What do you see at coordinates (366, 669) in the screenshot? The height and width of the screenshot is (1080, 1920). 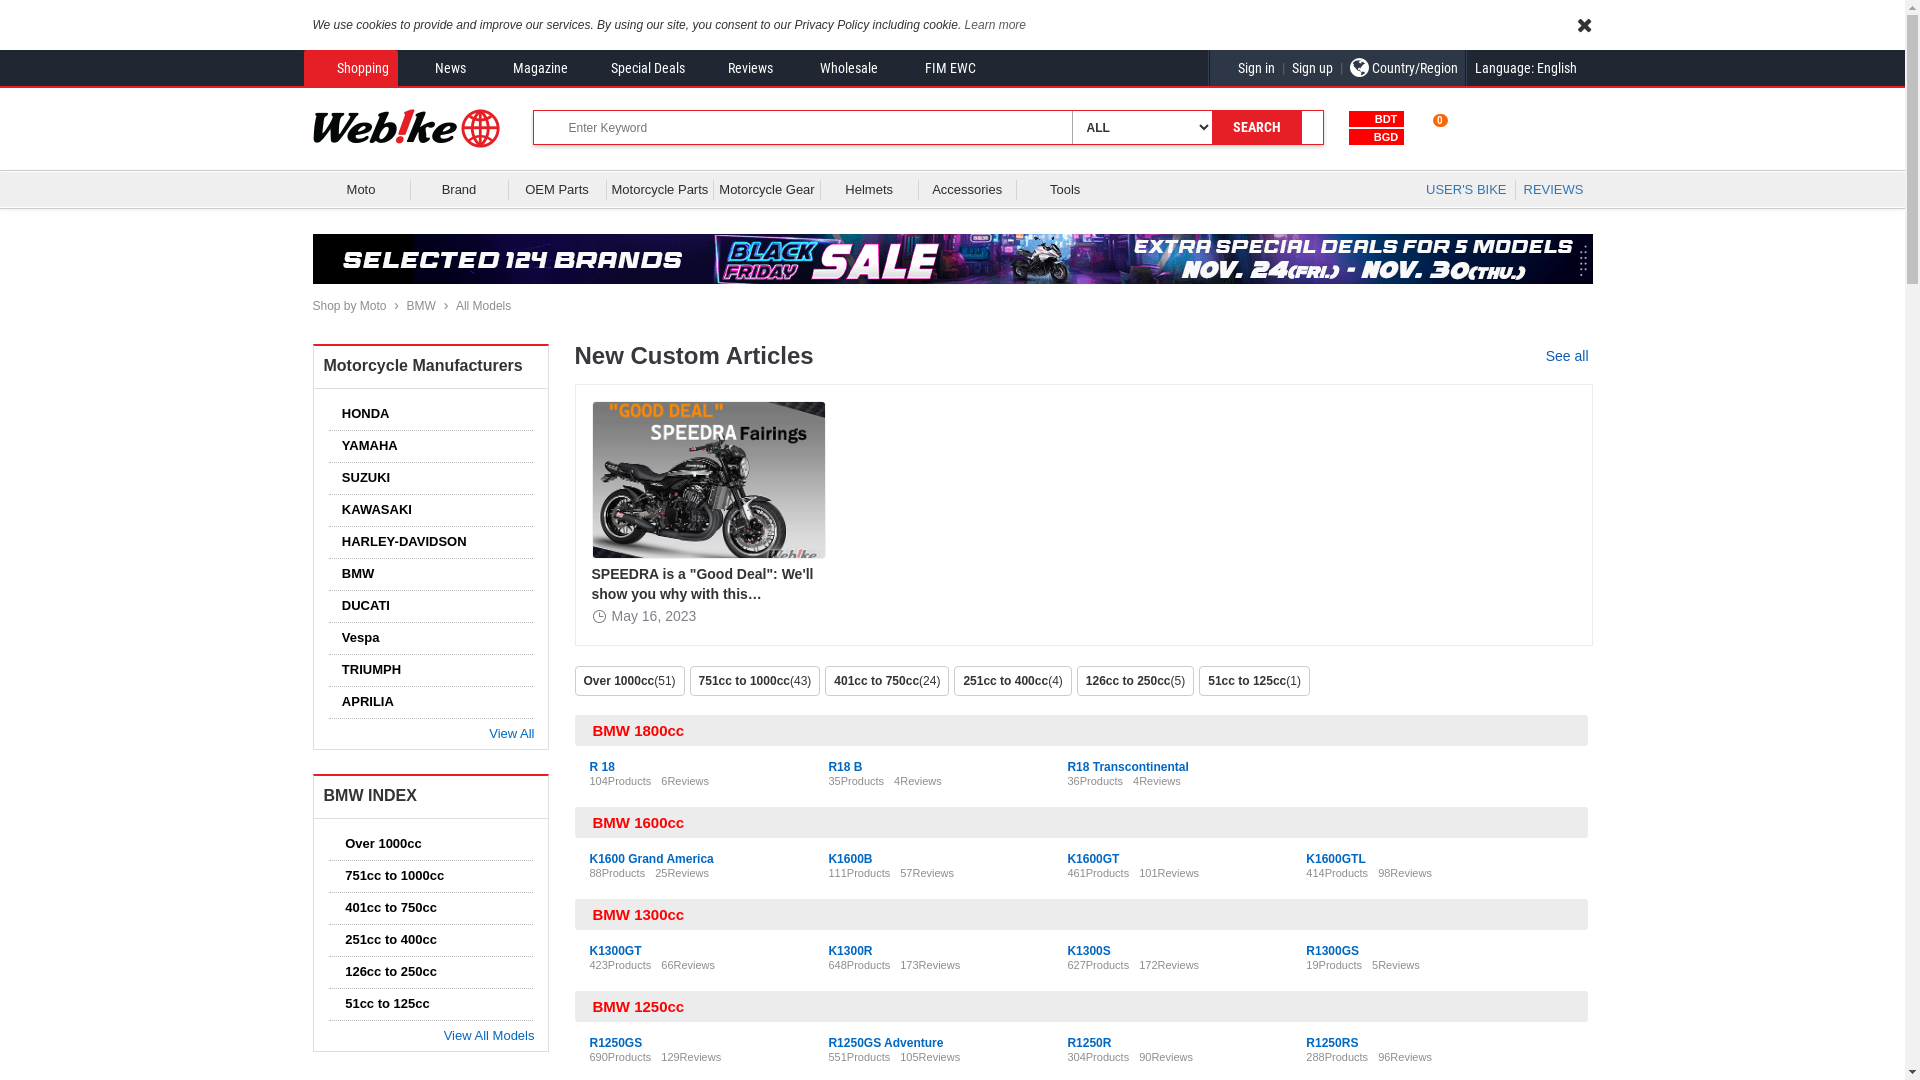 I see `'TRIUMPH'` at bounding box center [366, 669].